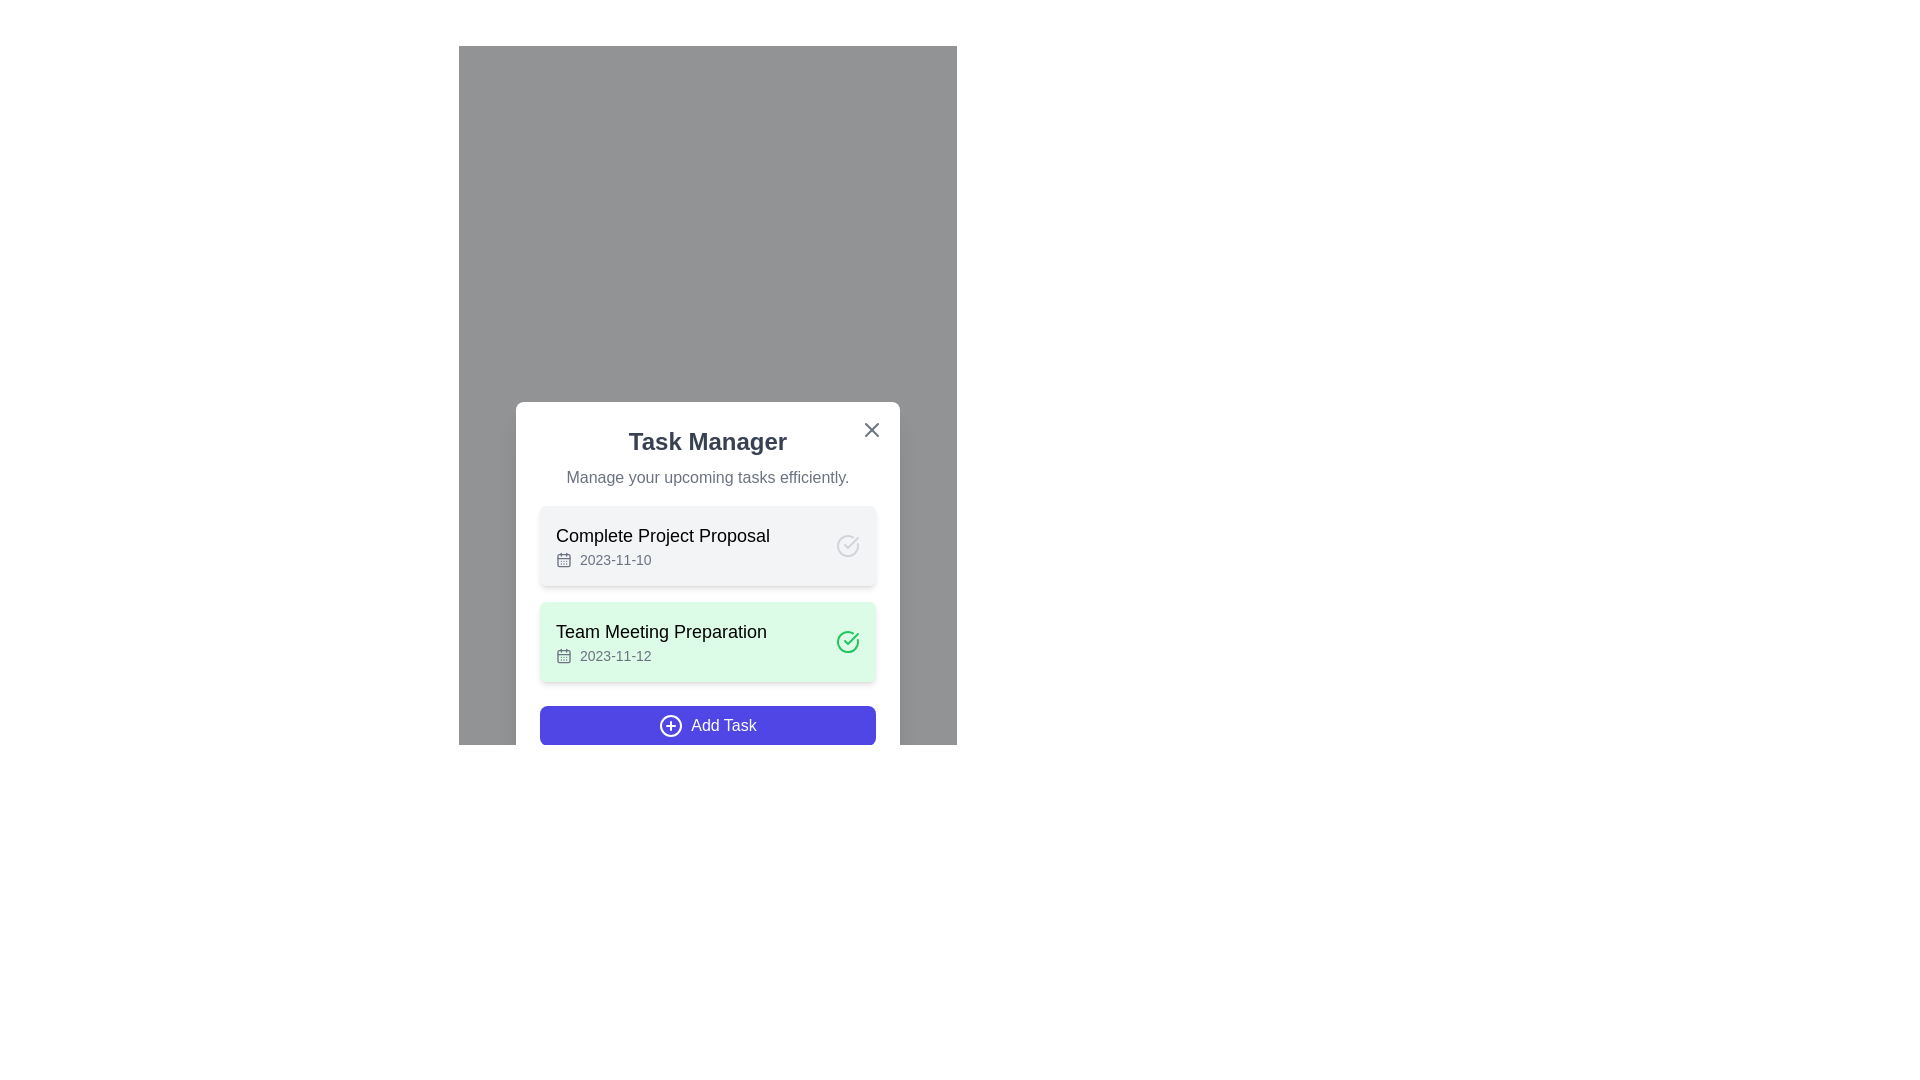 This screenshot has height=1080, width=1920. I want to click on the 'Add Task' button with a vibrant indigo-blue background and a plus icon, so click(708, 725).